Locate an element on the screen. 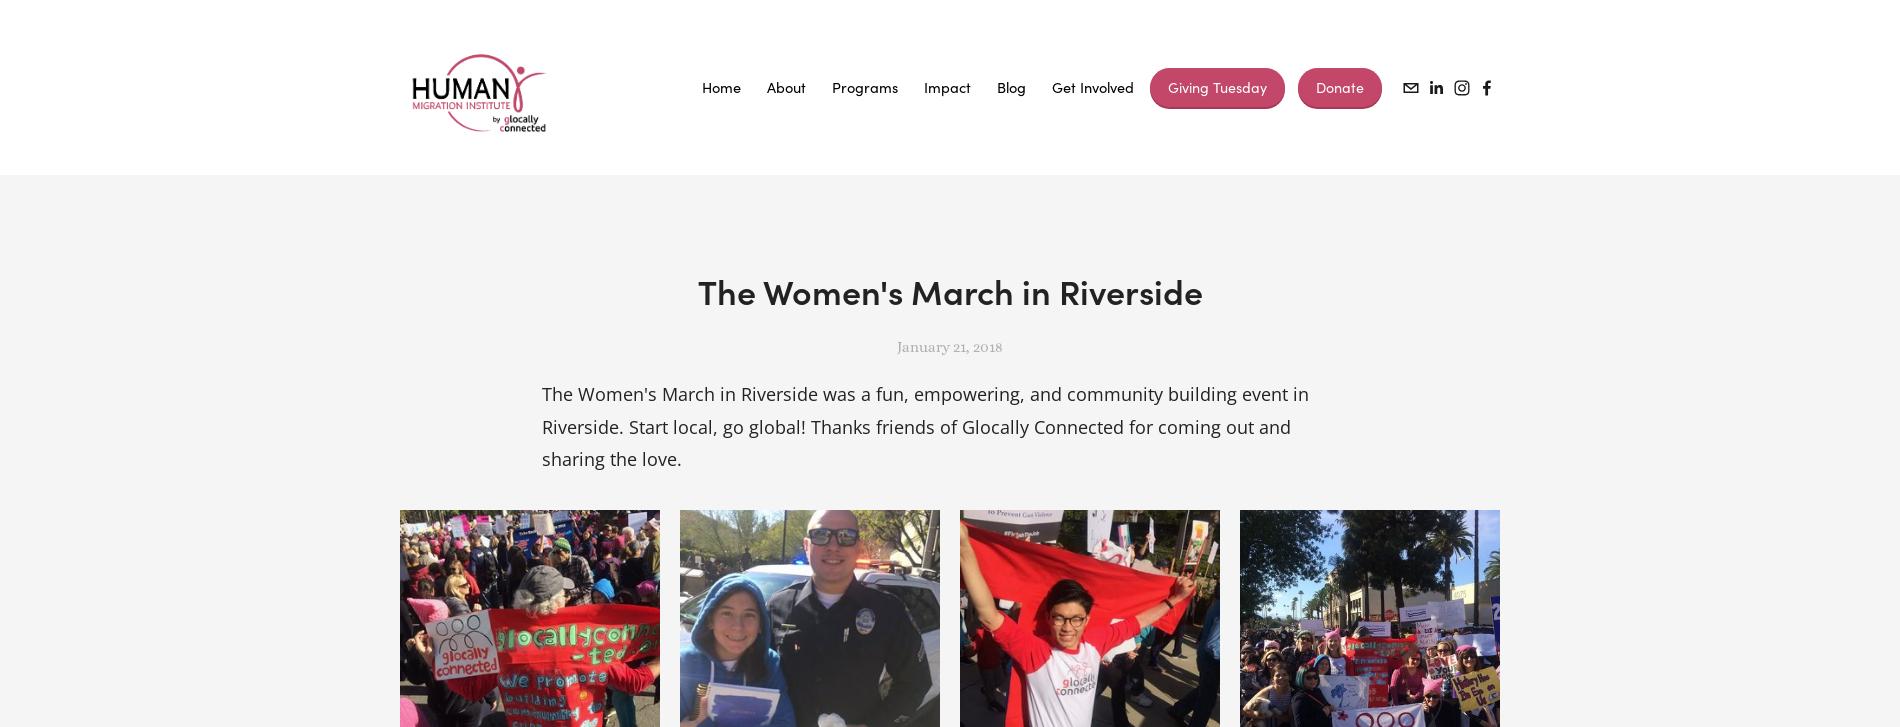 The height and width of the screenshot is (727, 1900). 'Blog' is located at coordinates (996, 87).